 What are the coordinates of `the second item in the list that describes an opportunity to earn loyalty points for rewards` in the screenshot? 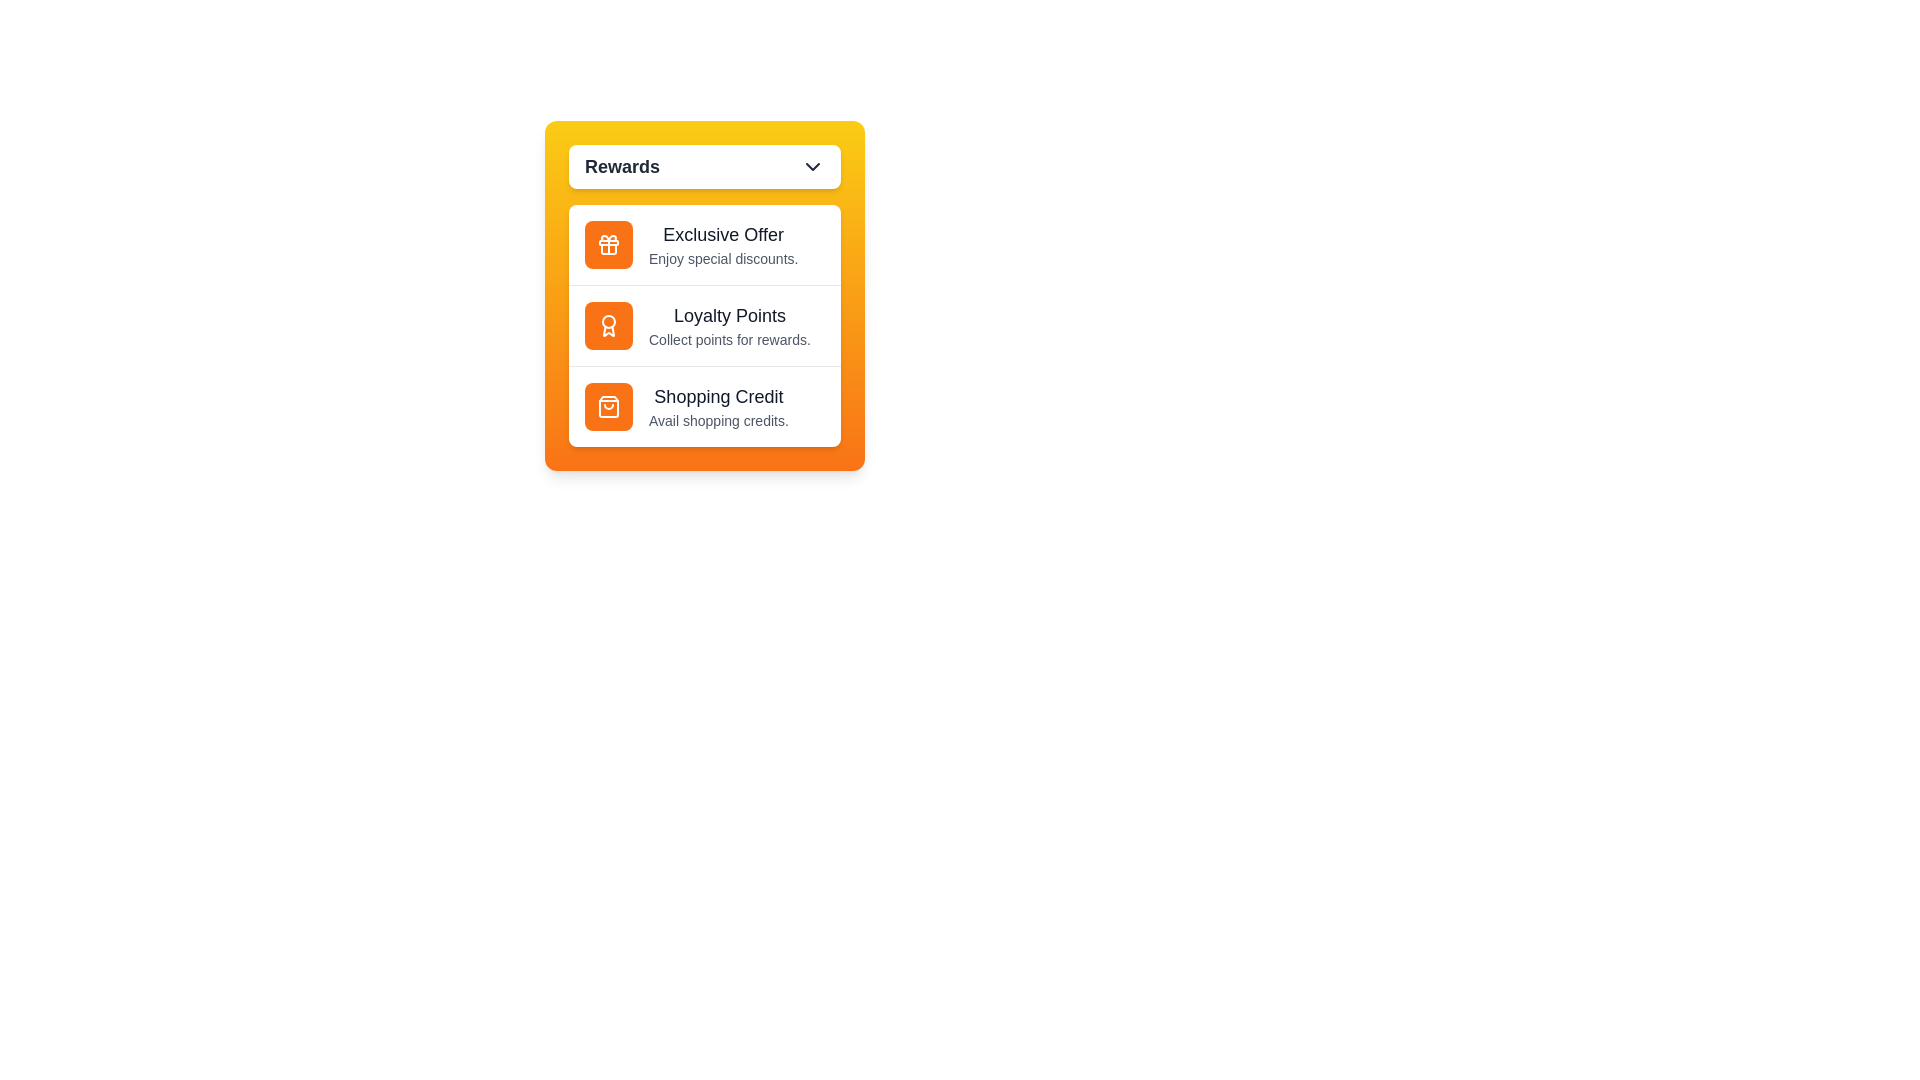 It's located at (705, 325).